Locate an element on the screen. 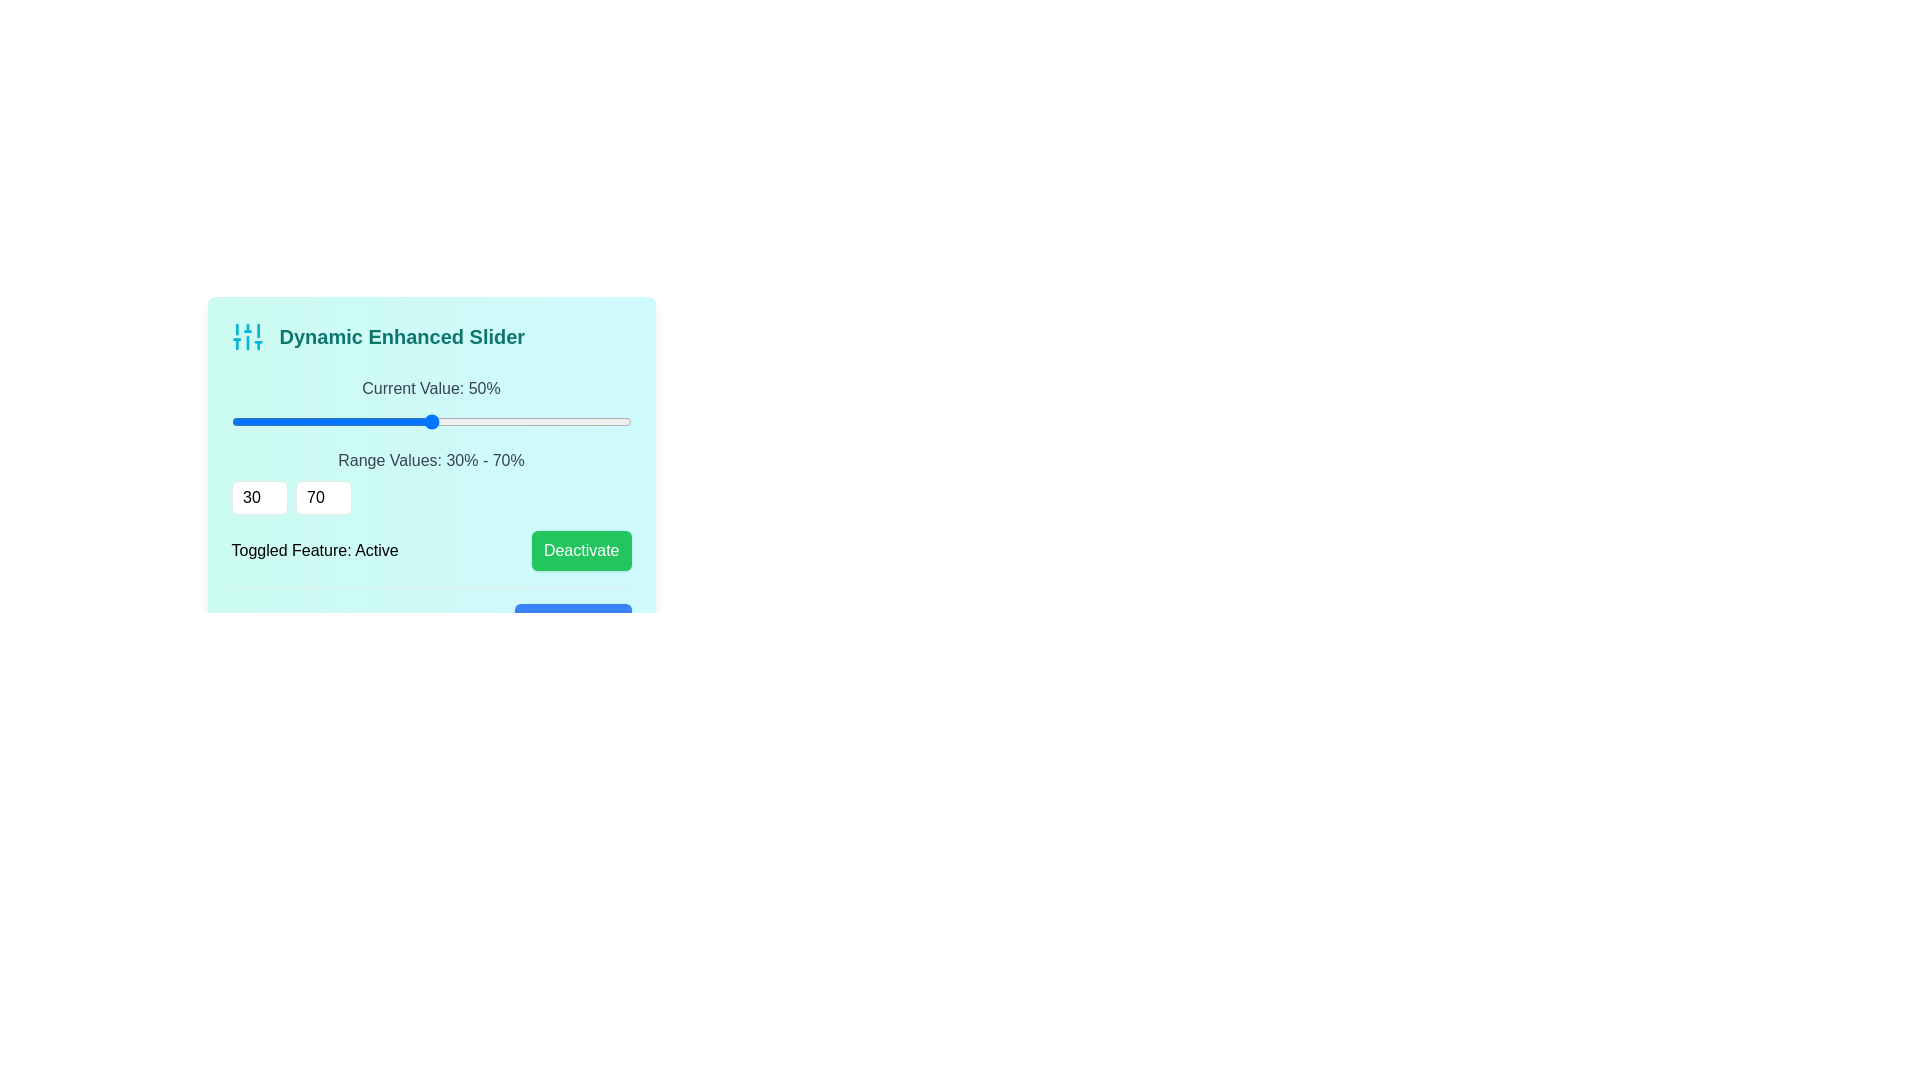  the slider is located at coordinates (260, 420).